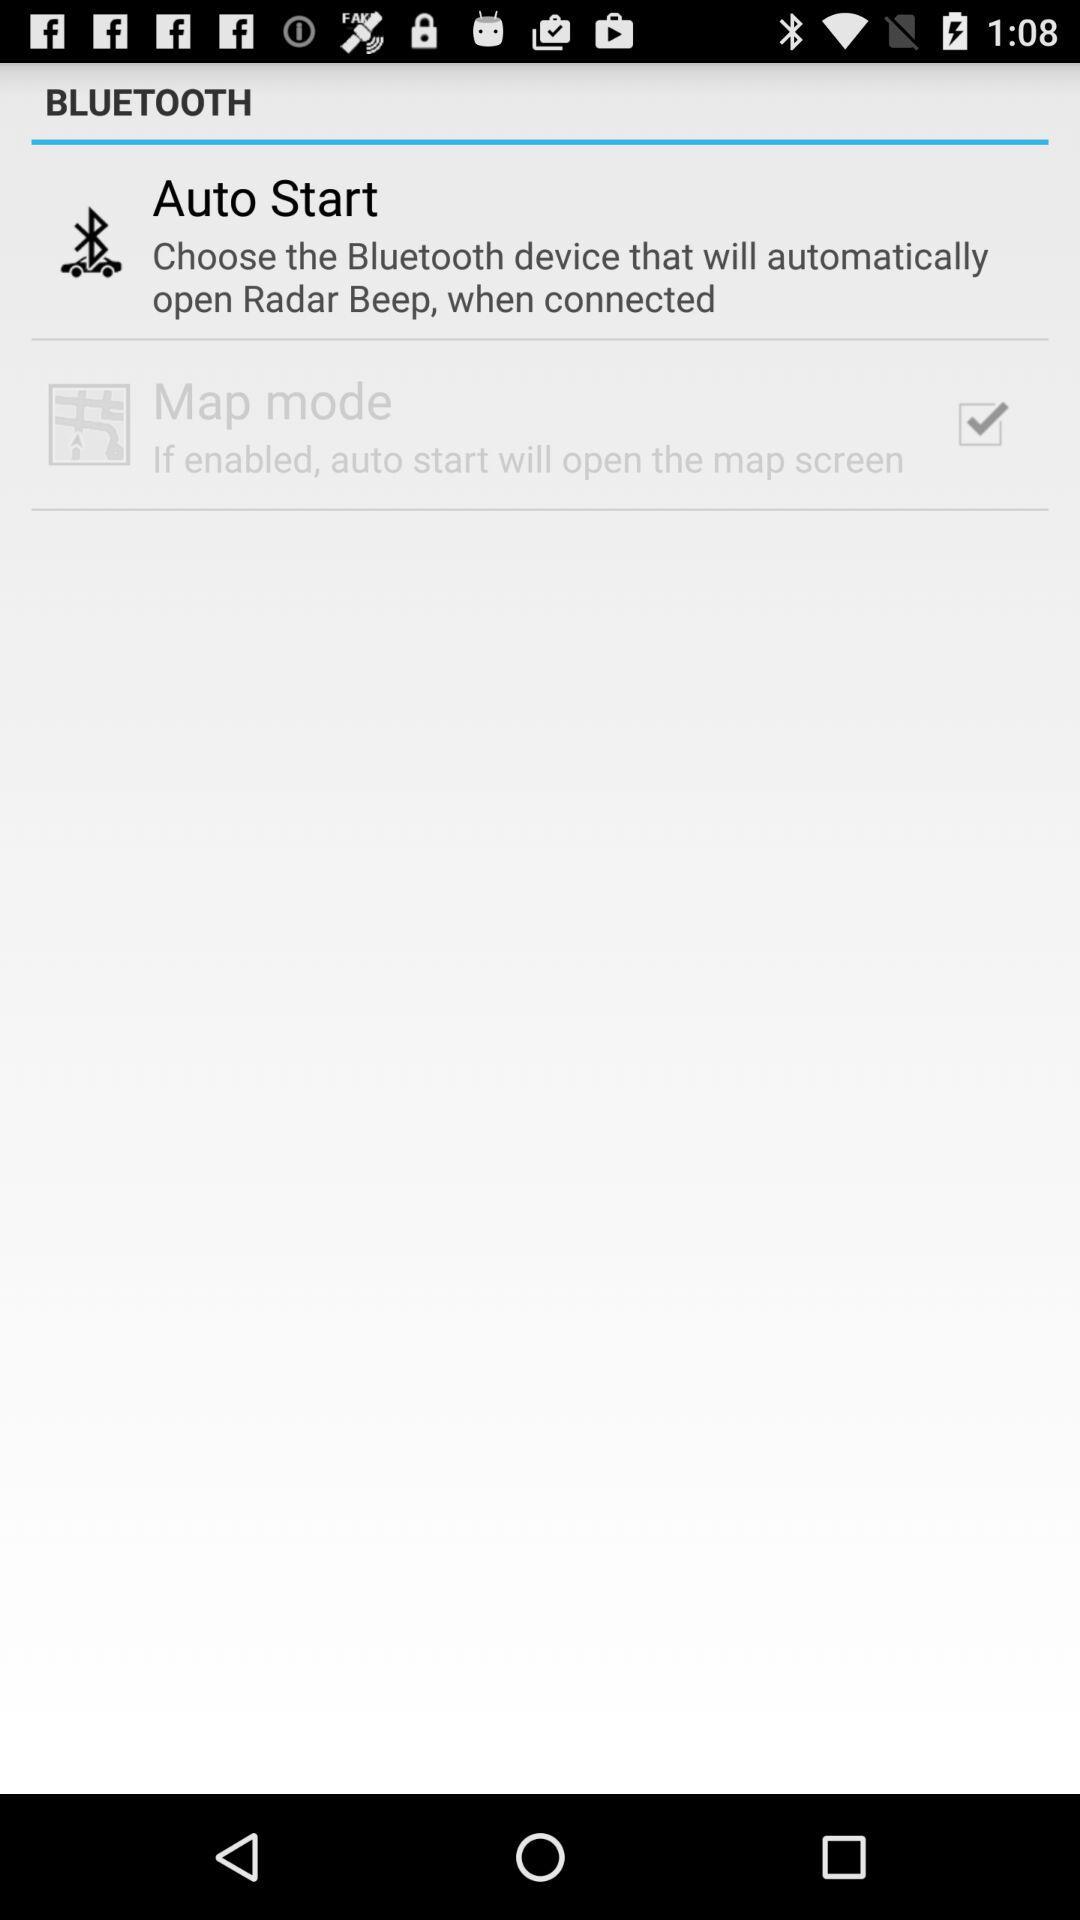  Describe the element at coordinates (527, 457) in the screenshot. I see `if enabled auto` at that location.